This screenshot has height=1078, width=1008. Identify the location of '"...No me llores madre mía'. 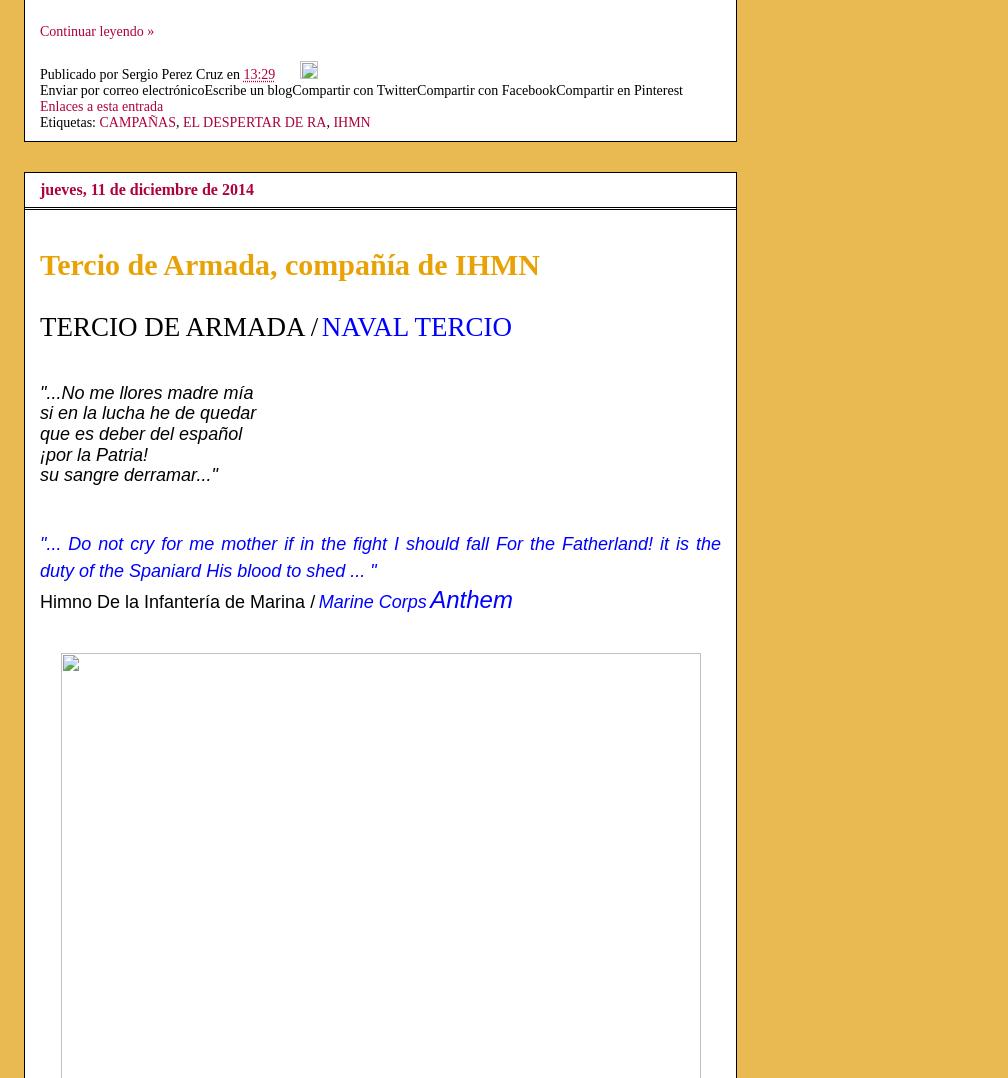
(146, 390).